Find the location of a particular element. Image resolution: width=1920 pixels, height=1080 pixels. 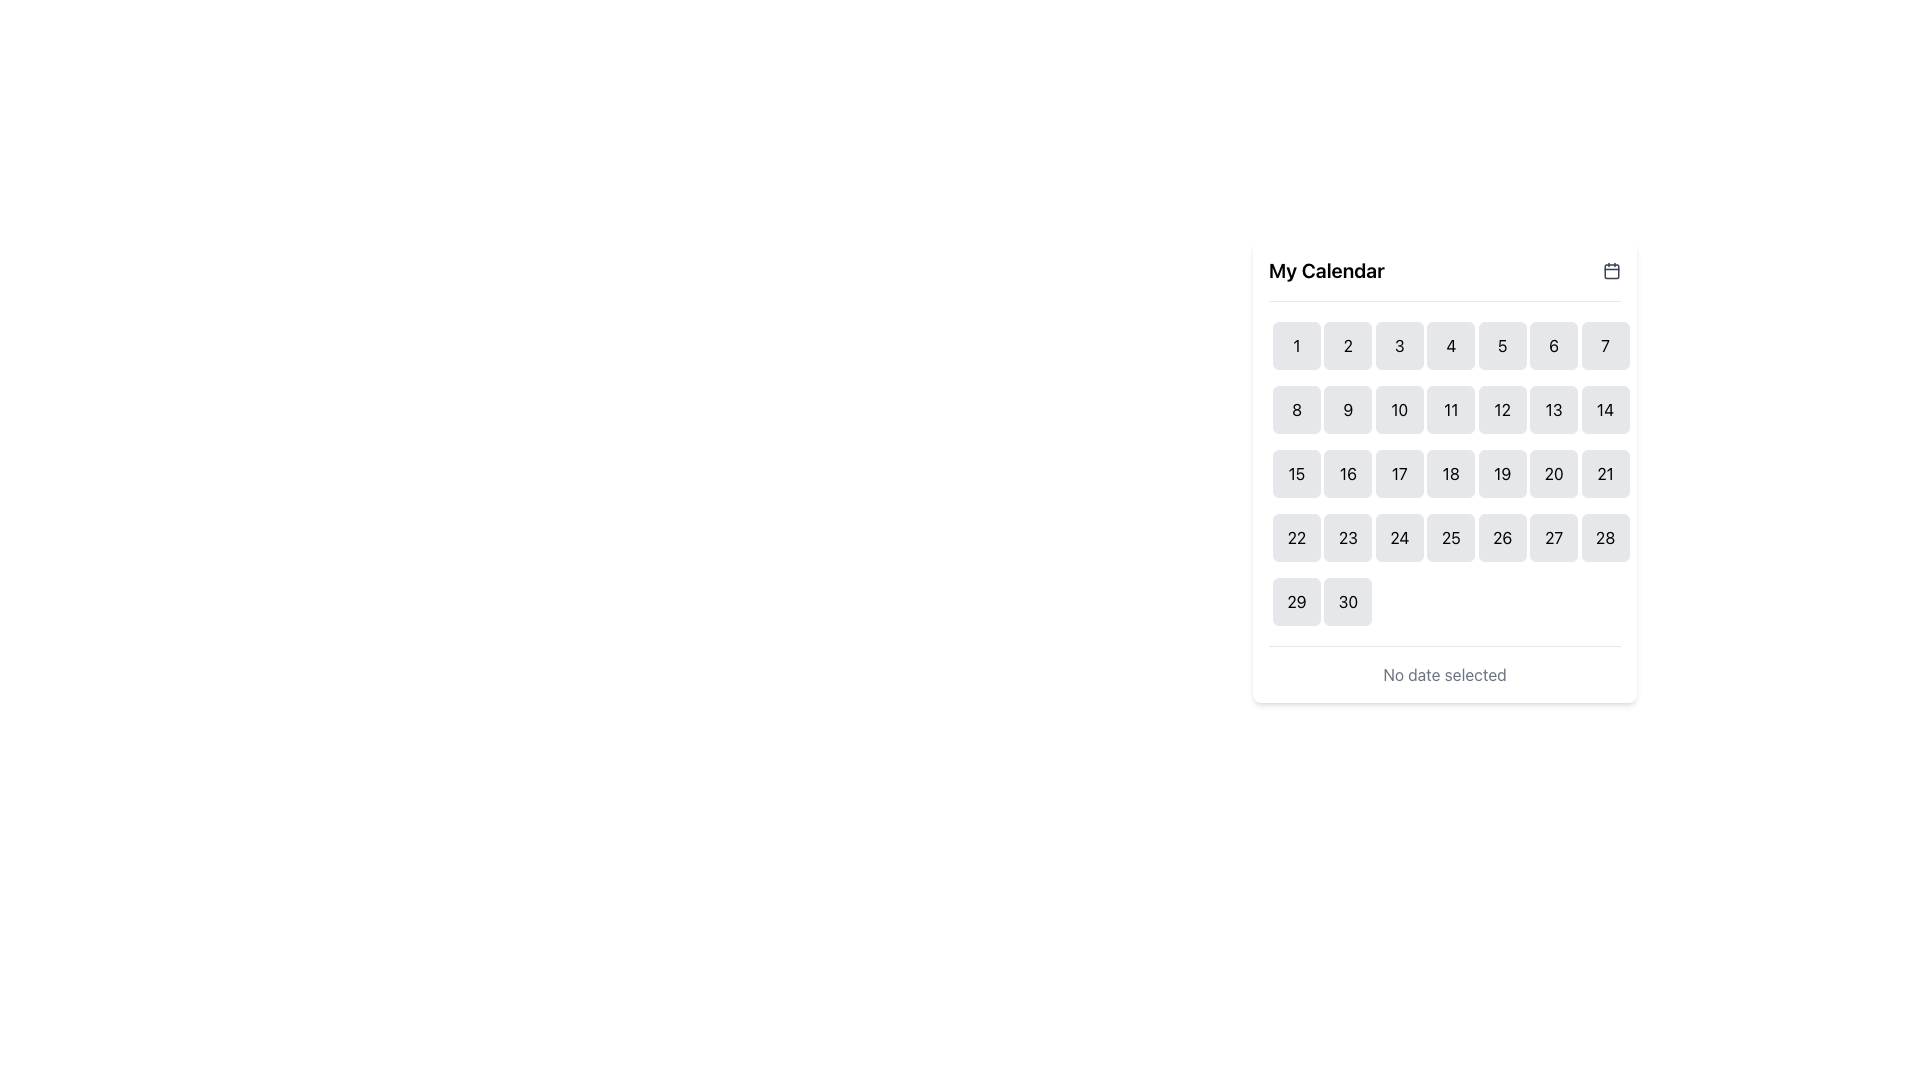

the square-shaped calendar cell with the number '25' centered in black text is located at coordinates (1451, 536).